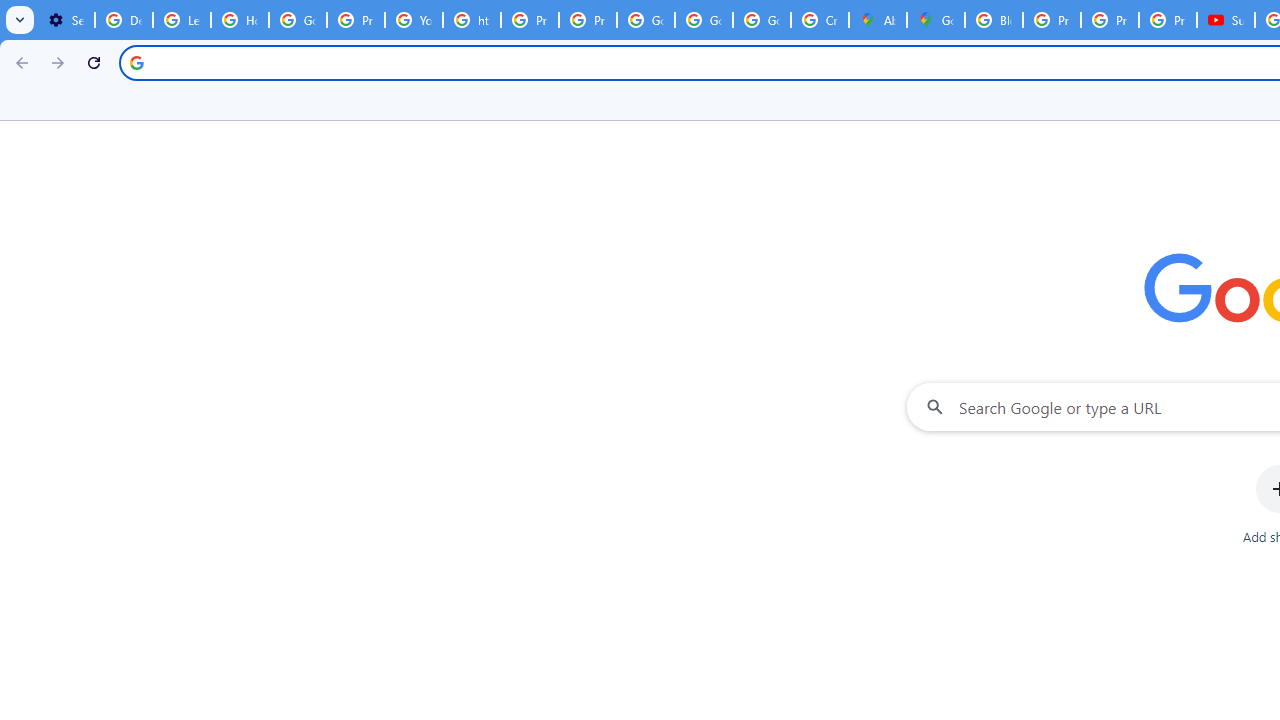  What do you see at coordinates (93, 61) in the screenshot?
I see `'Reload'` at bounding box center [93, 61].